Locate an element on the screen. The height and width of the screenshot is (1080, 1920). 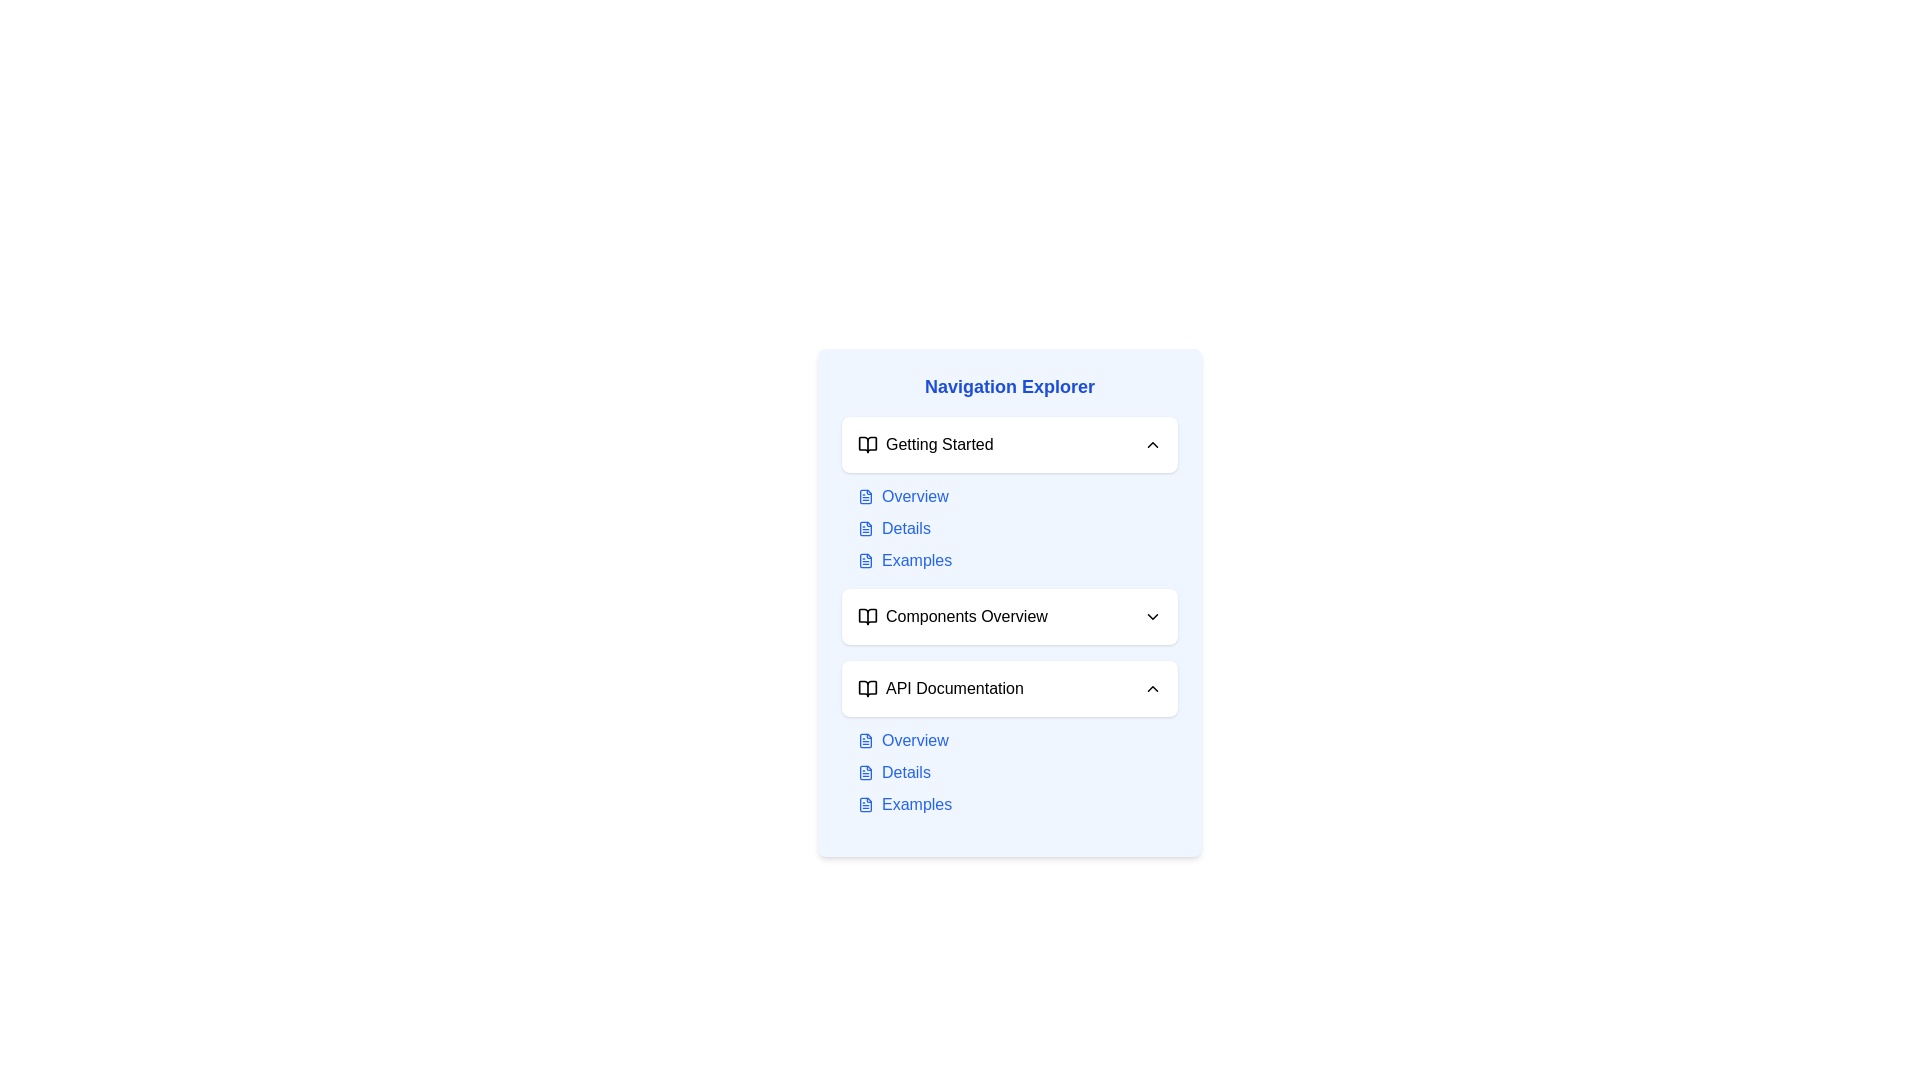
the 'Examples' icon in the 'Getting Started' section of the navigation menu, which represents the examples section in the documentation is located at coordinates (865, 560).